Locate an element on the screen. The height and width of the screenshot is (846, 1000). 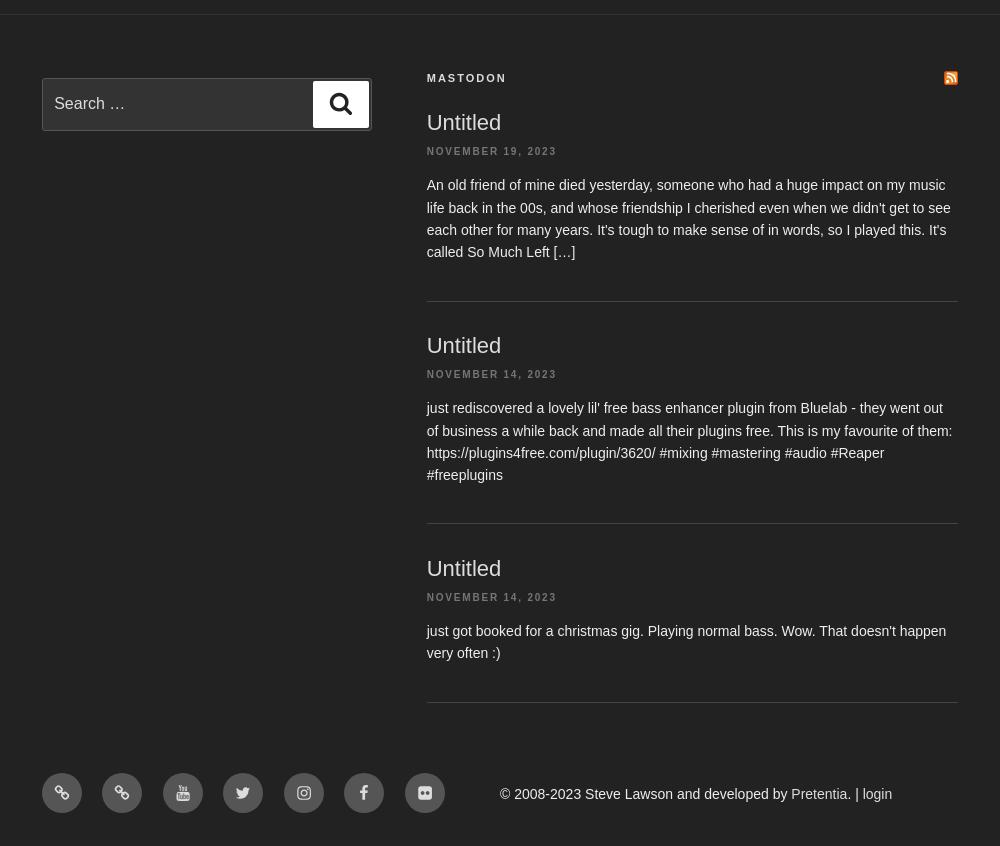
'-2023
Steve Lawson and developed by' is located at coordinates (668, 793).